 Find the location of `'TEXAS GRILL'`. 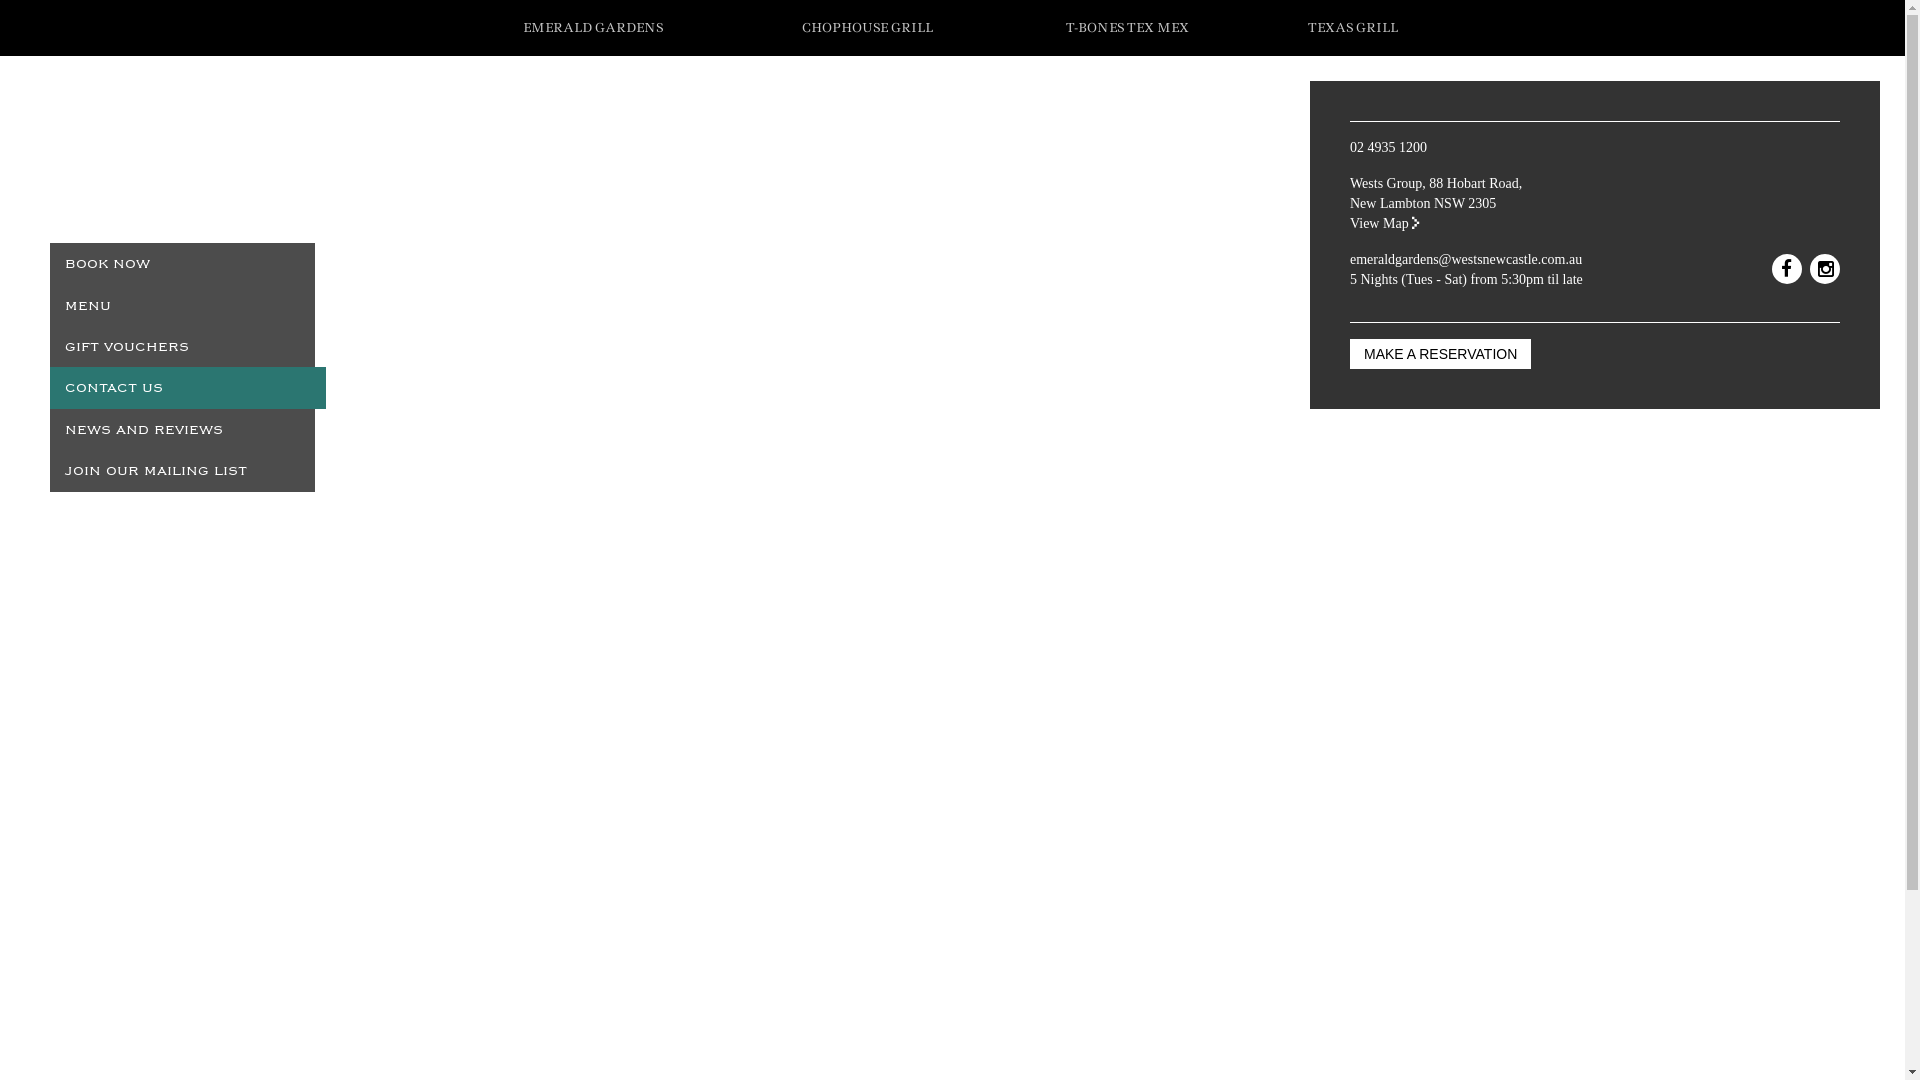

'TEXAS GRILL' is located at coordinates (1353, 27).